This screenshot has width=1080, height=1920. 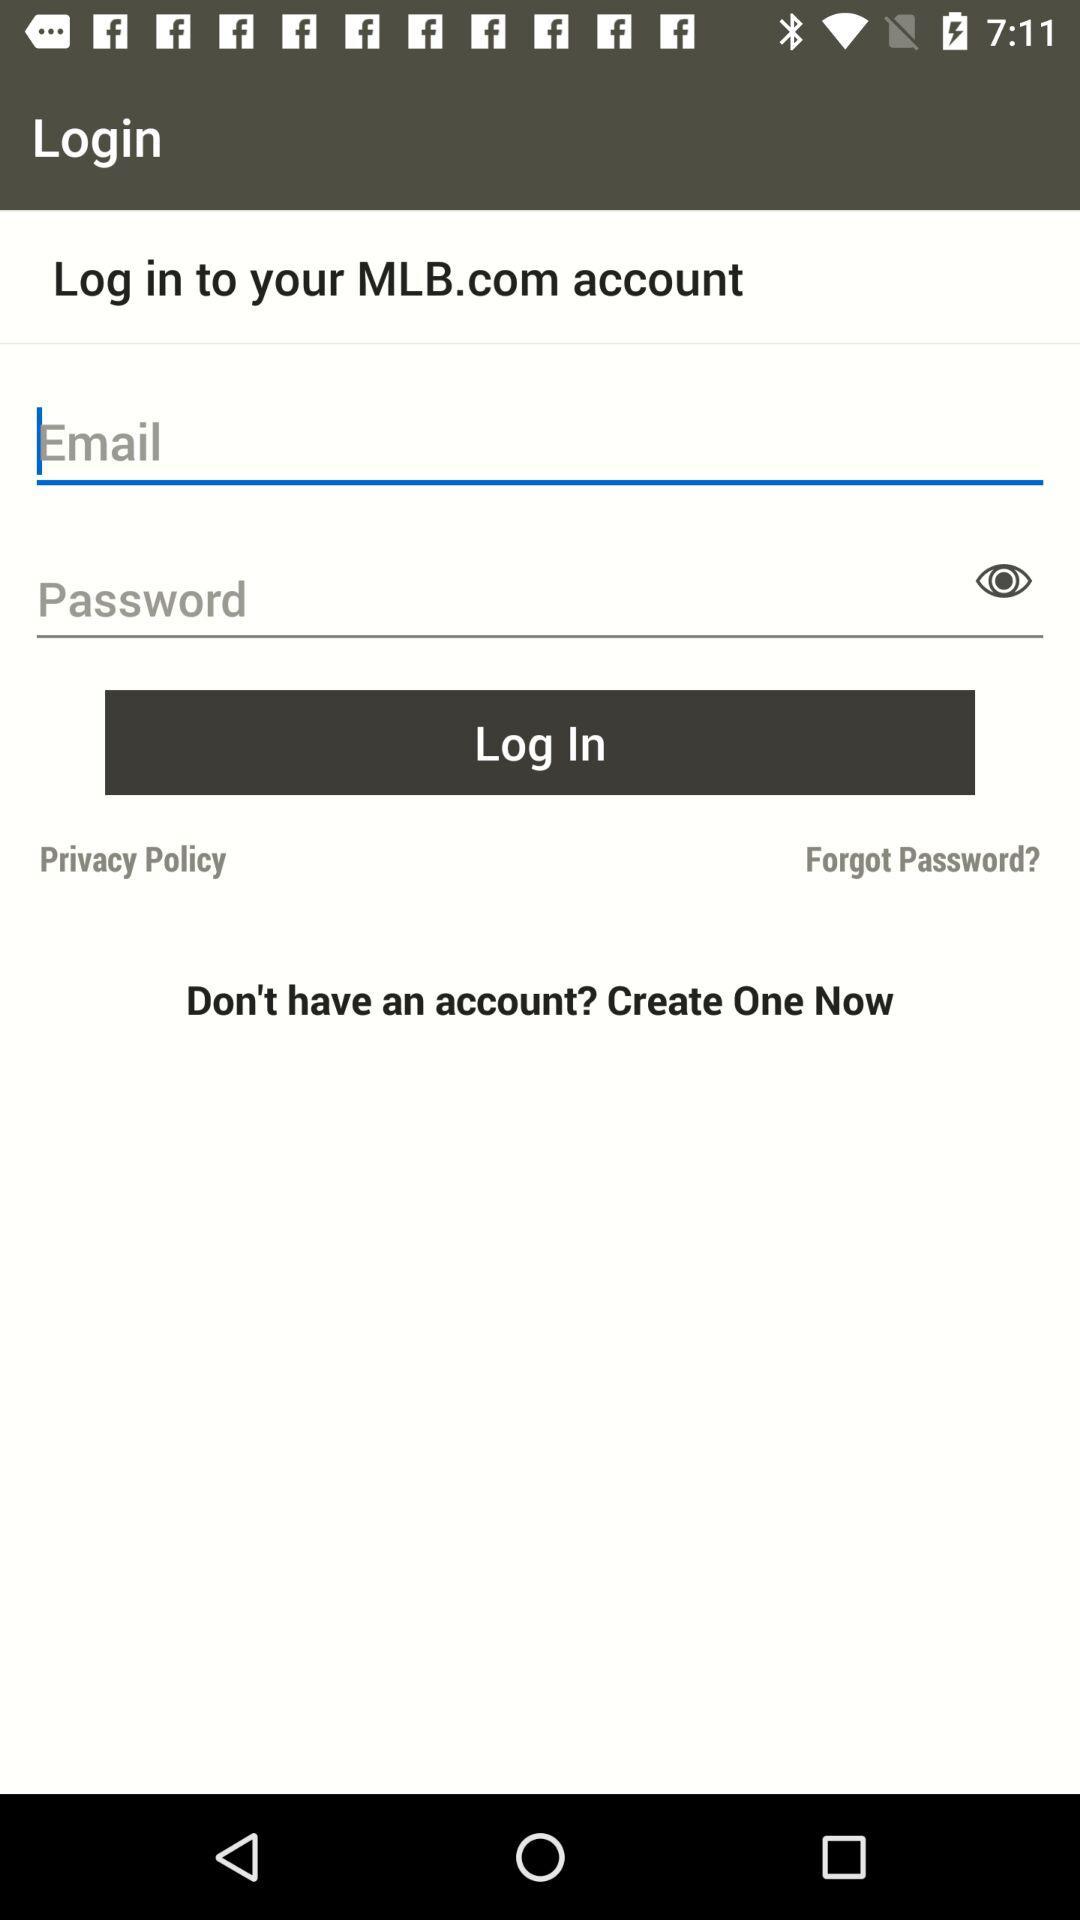 I want to click on the visibility icon, so click(x=1003, y=579).